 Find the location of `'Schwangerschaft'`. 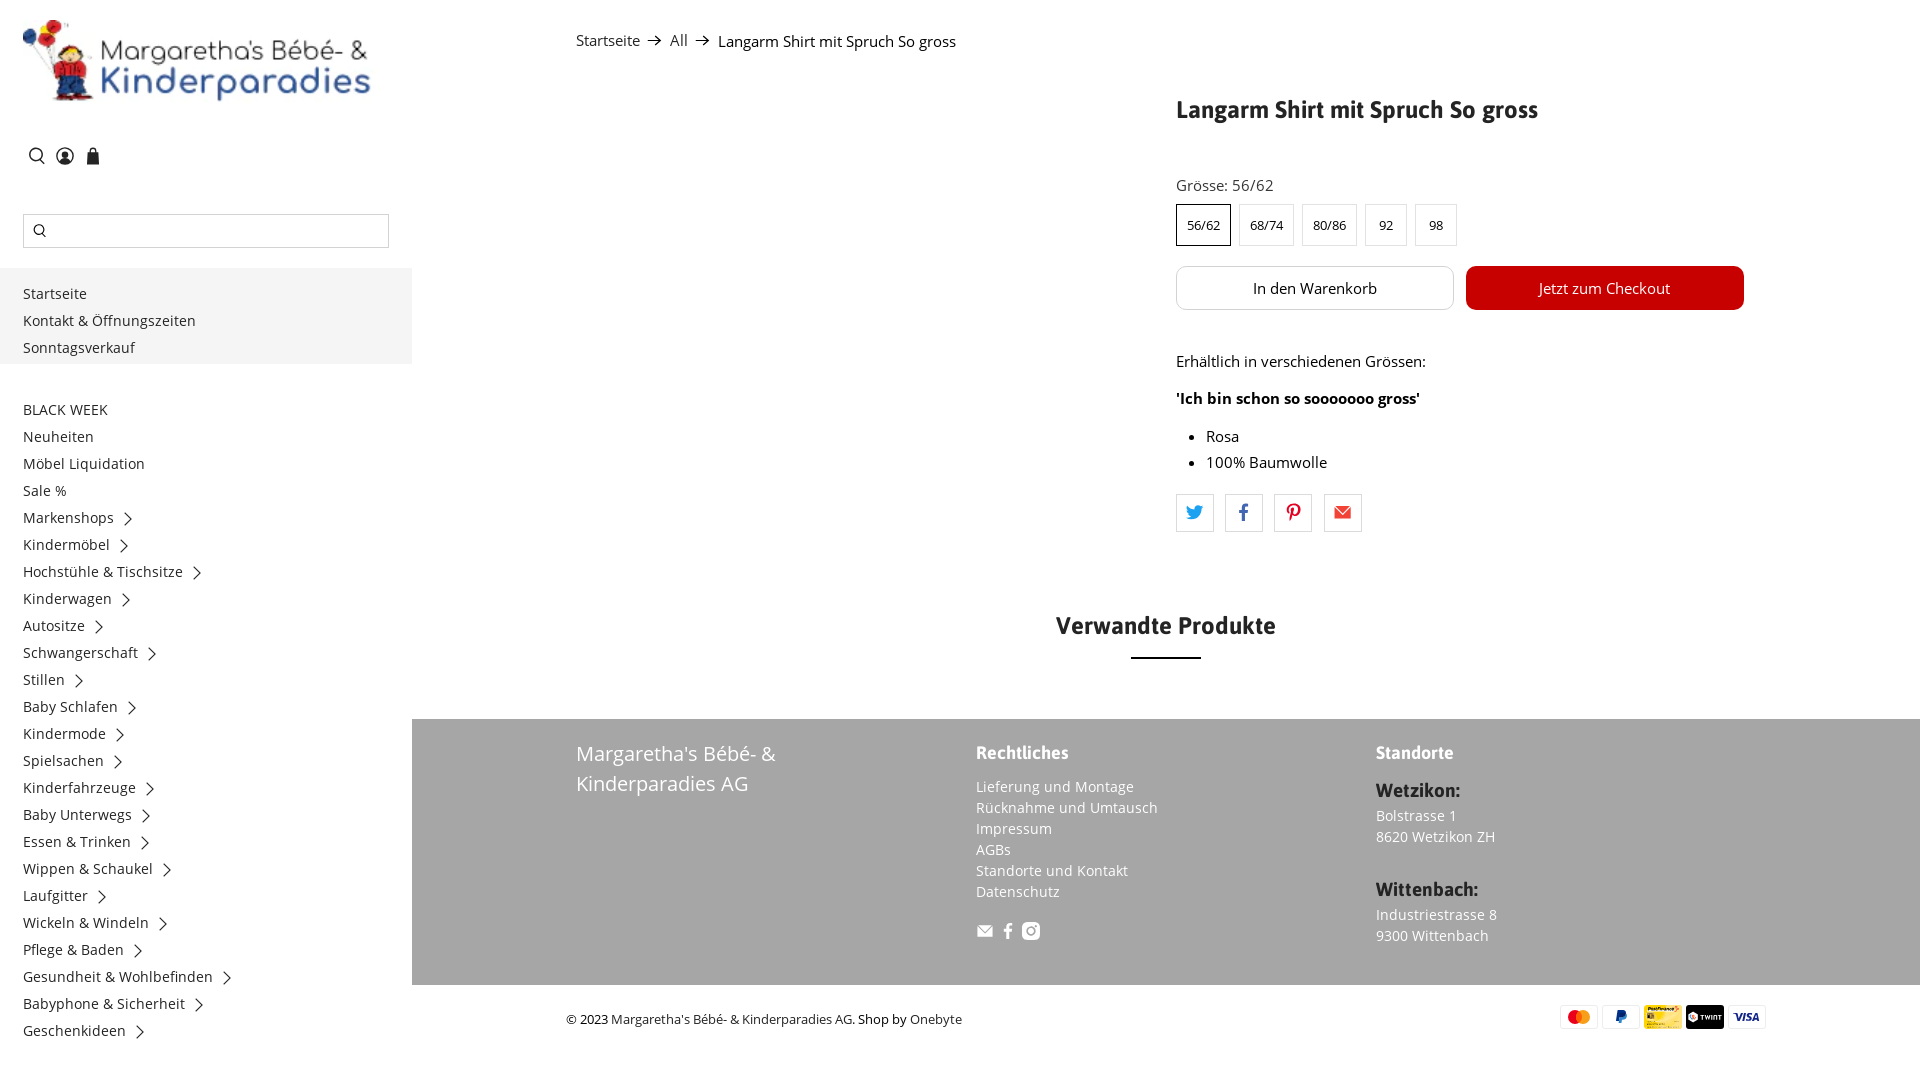

'Schwangerschaft' is located at coordinates (95, 655).